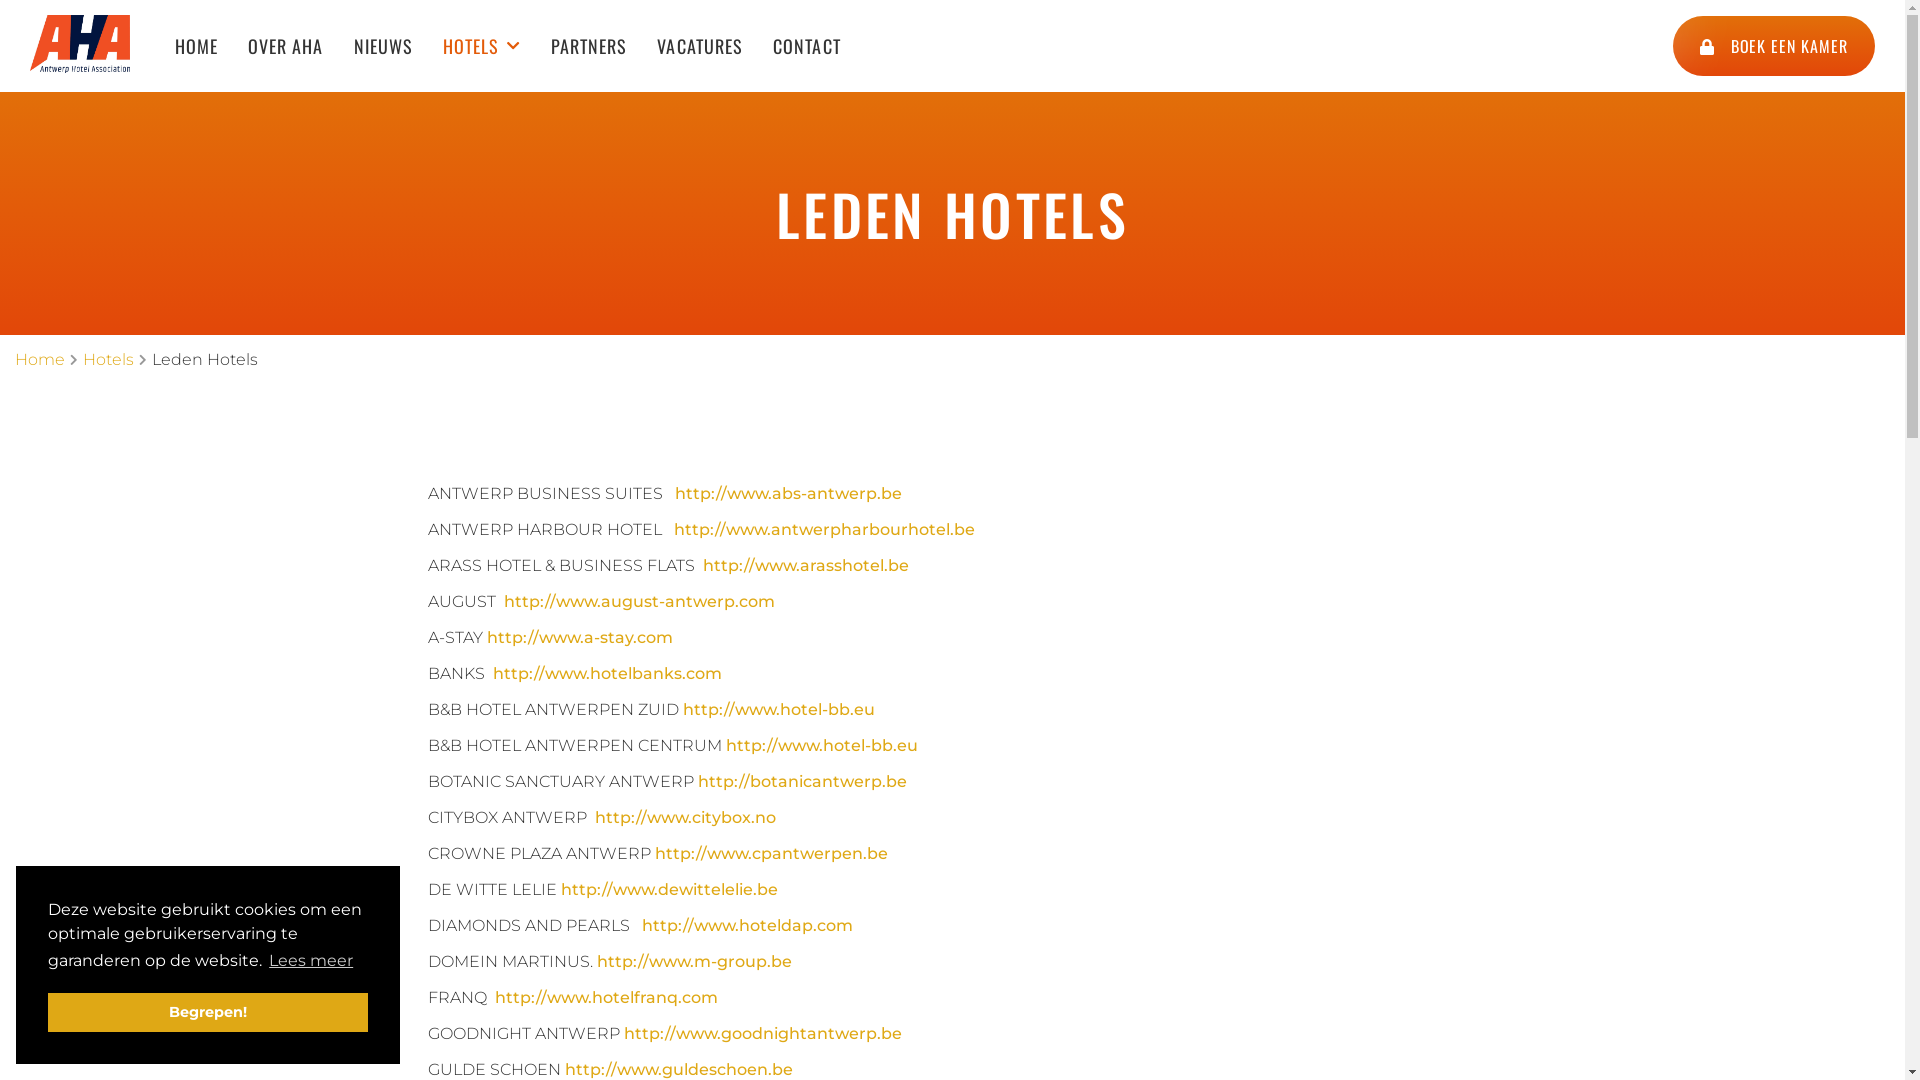 Image resolution: width=1920 pixels, height=1080 pixels. What do you see at coordinates (677, 1068) in the screenshot?
I see `'http://www.guldeschoen.be'` at bounding box center [677, 1068].